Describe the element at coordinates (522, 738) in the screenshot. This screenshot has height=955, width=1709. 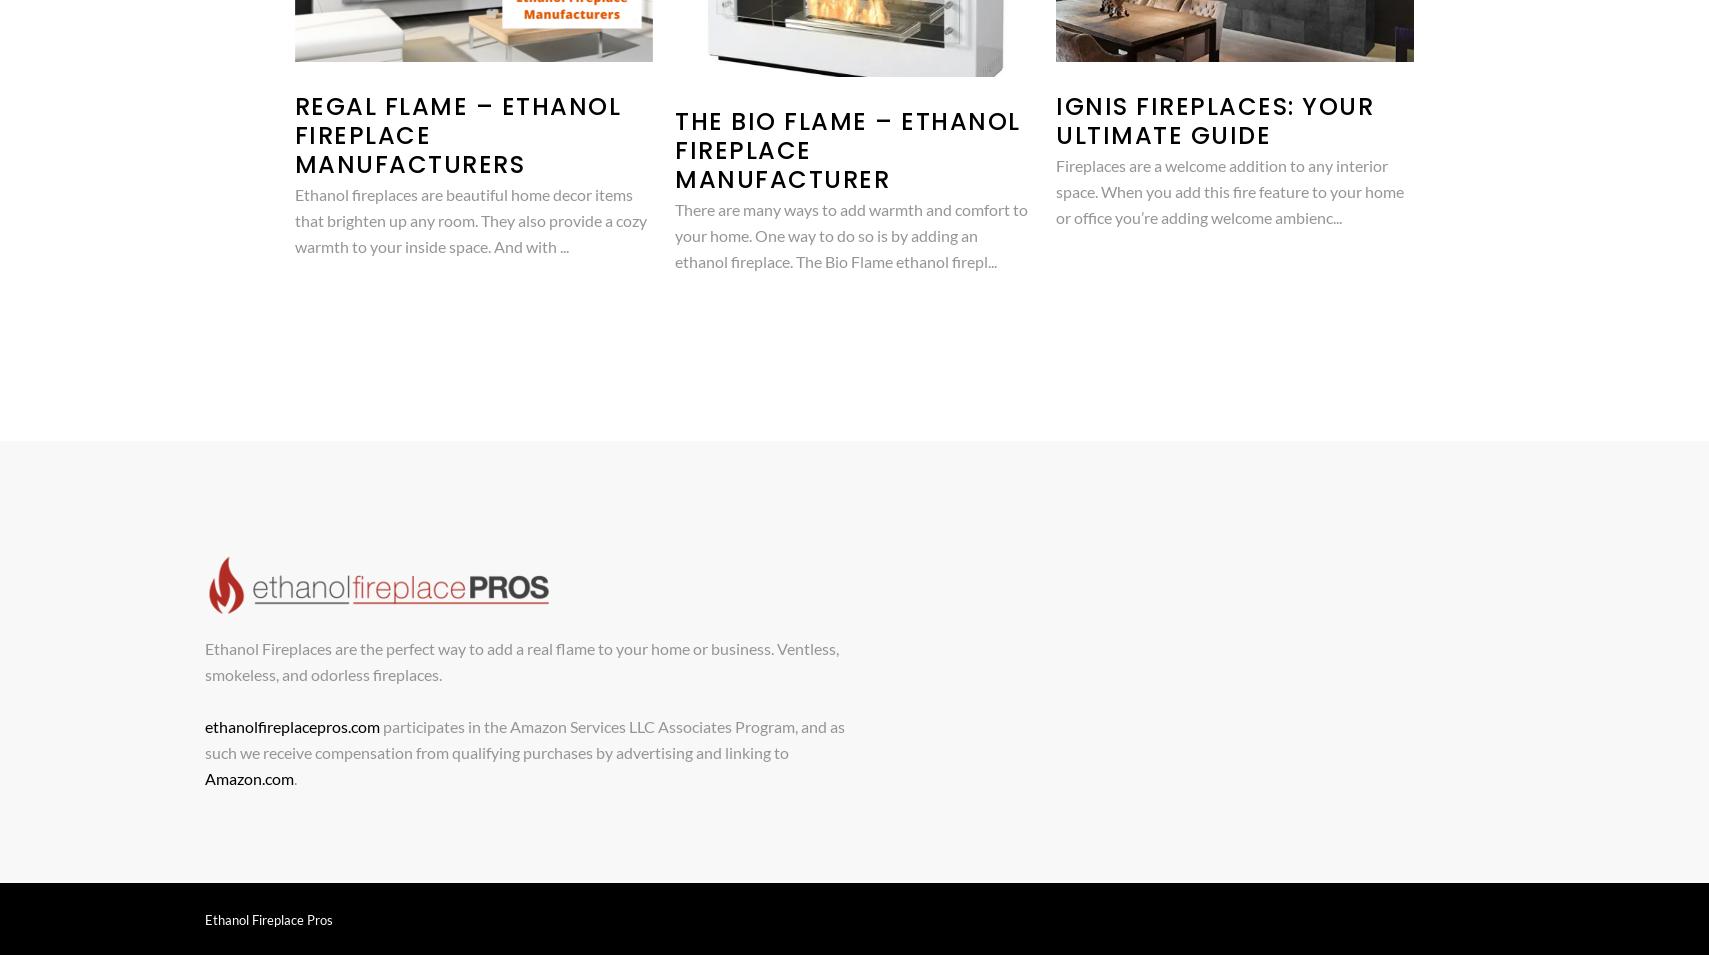
I see `'participates in the Amazon Services LLC Associates Program, and as such we receive compensation from qualifying purchases by advertising and linking to'` at that location.